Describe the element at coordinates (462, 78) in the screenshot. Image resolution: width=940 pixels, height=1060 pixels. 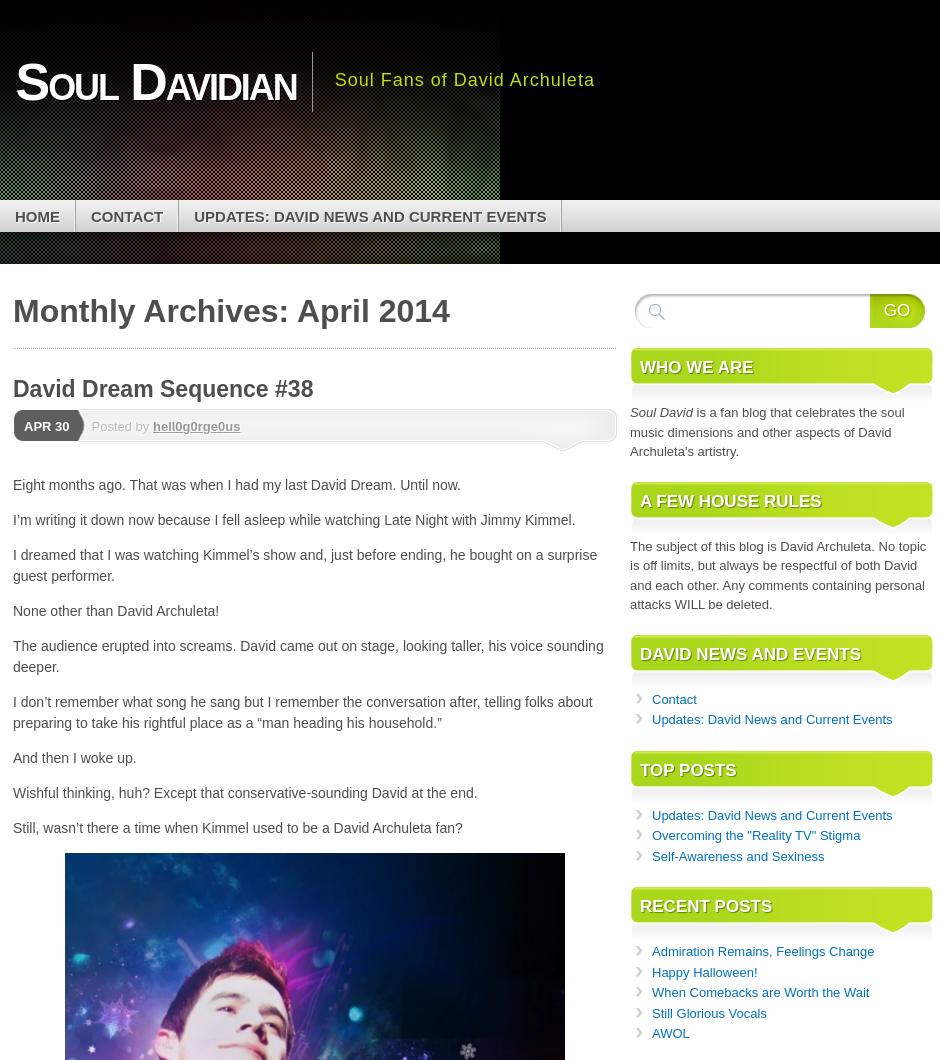
I see `'Soul Fans of David Archuleta'` at that location.